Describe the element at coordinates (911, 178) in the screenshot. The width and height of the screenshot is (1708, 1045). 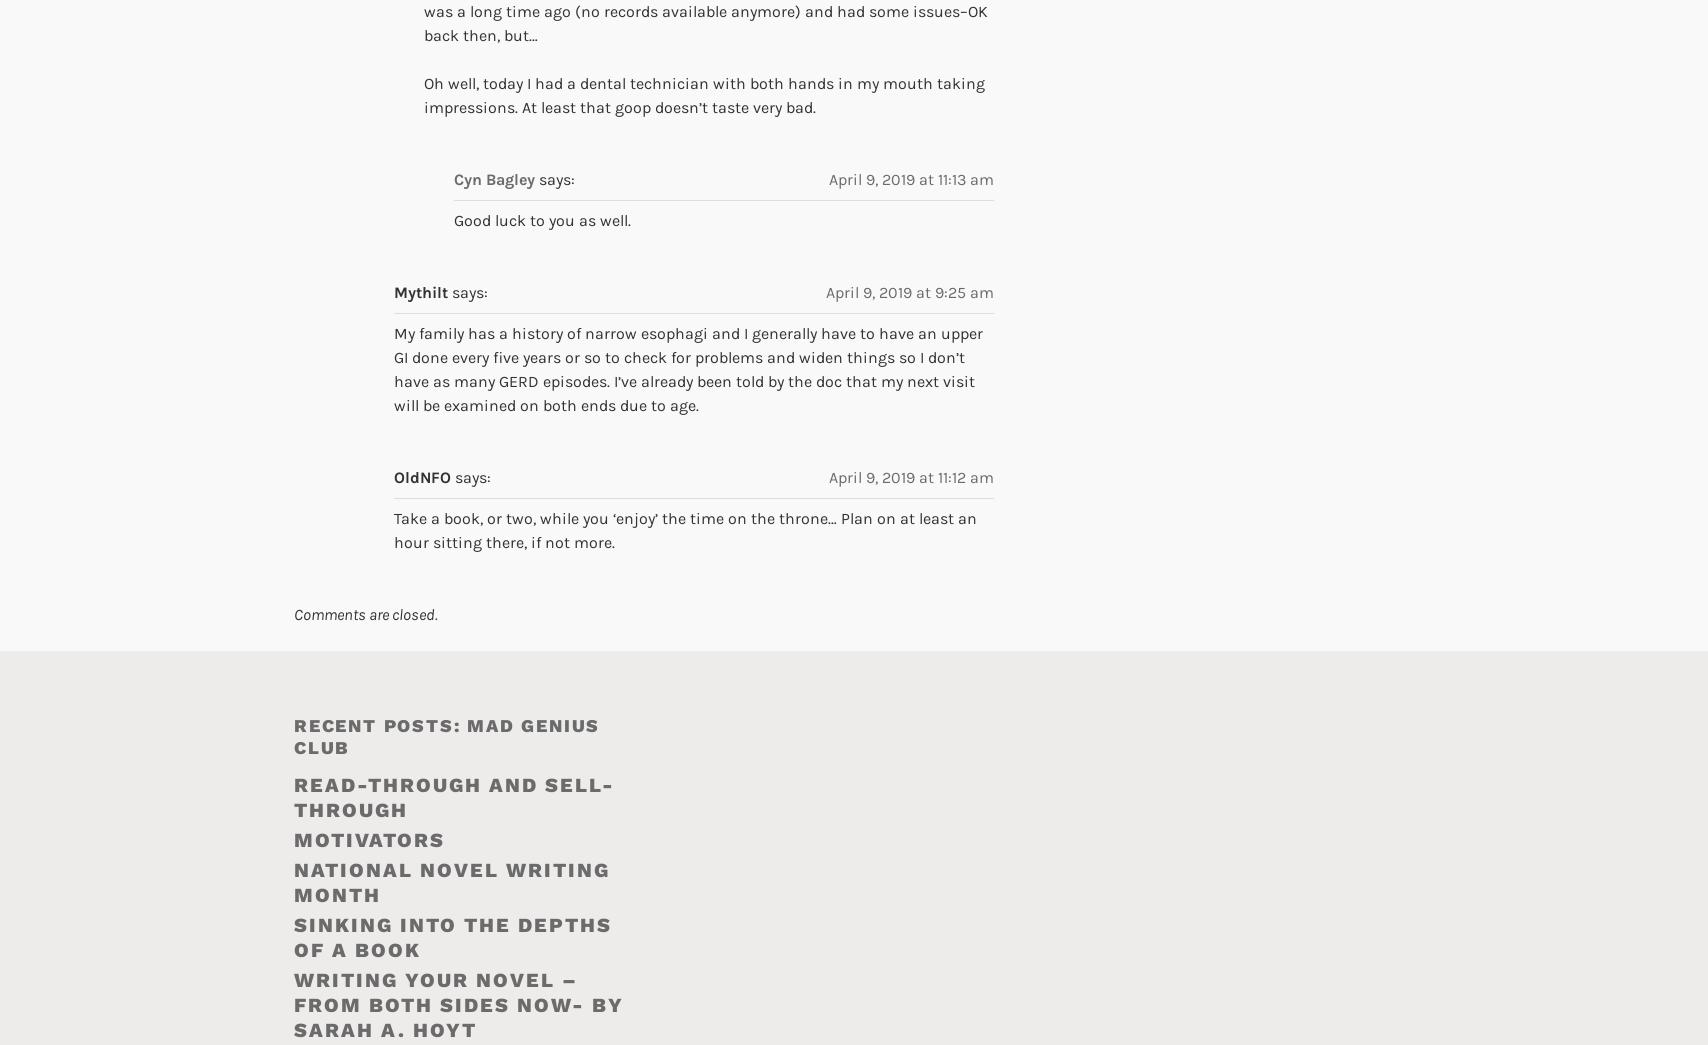
I see `'April 9, 2019 at 11:13 am'` at that location.